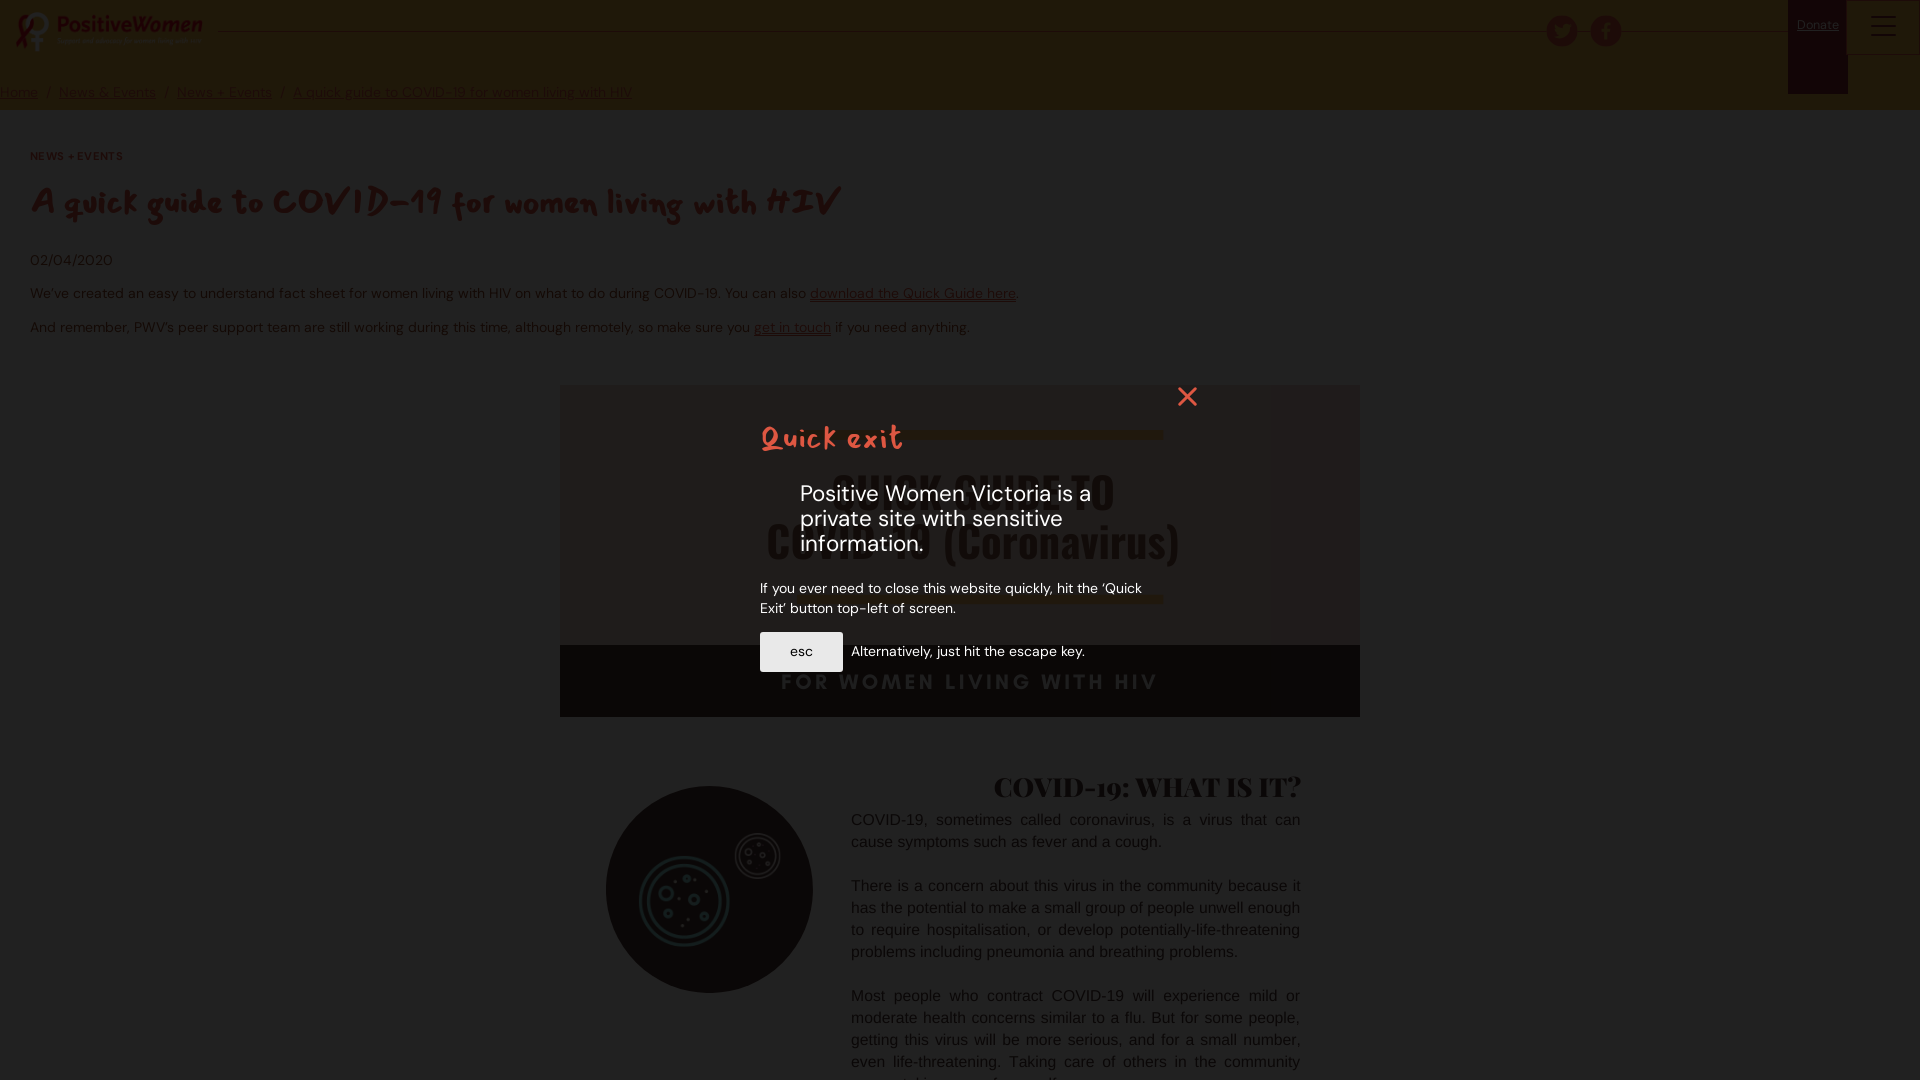 This screenshot has width=1920, height=1080. Describe the element at coordinates (810, 293) in the screenshot. I see `'download the Quick Guide here'` at that location.